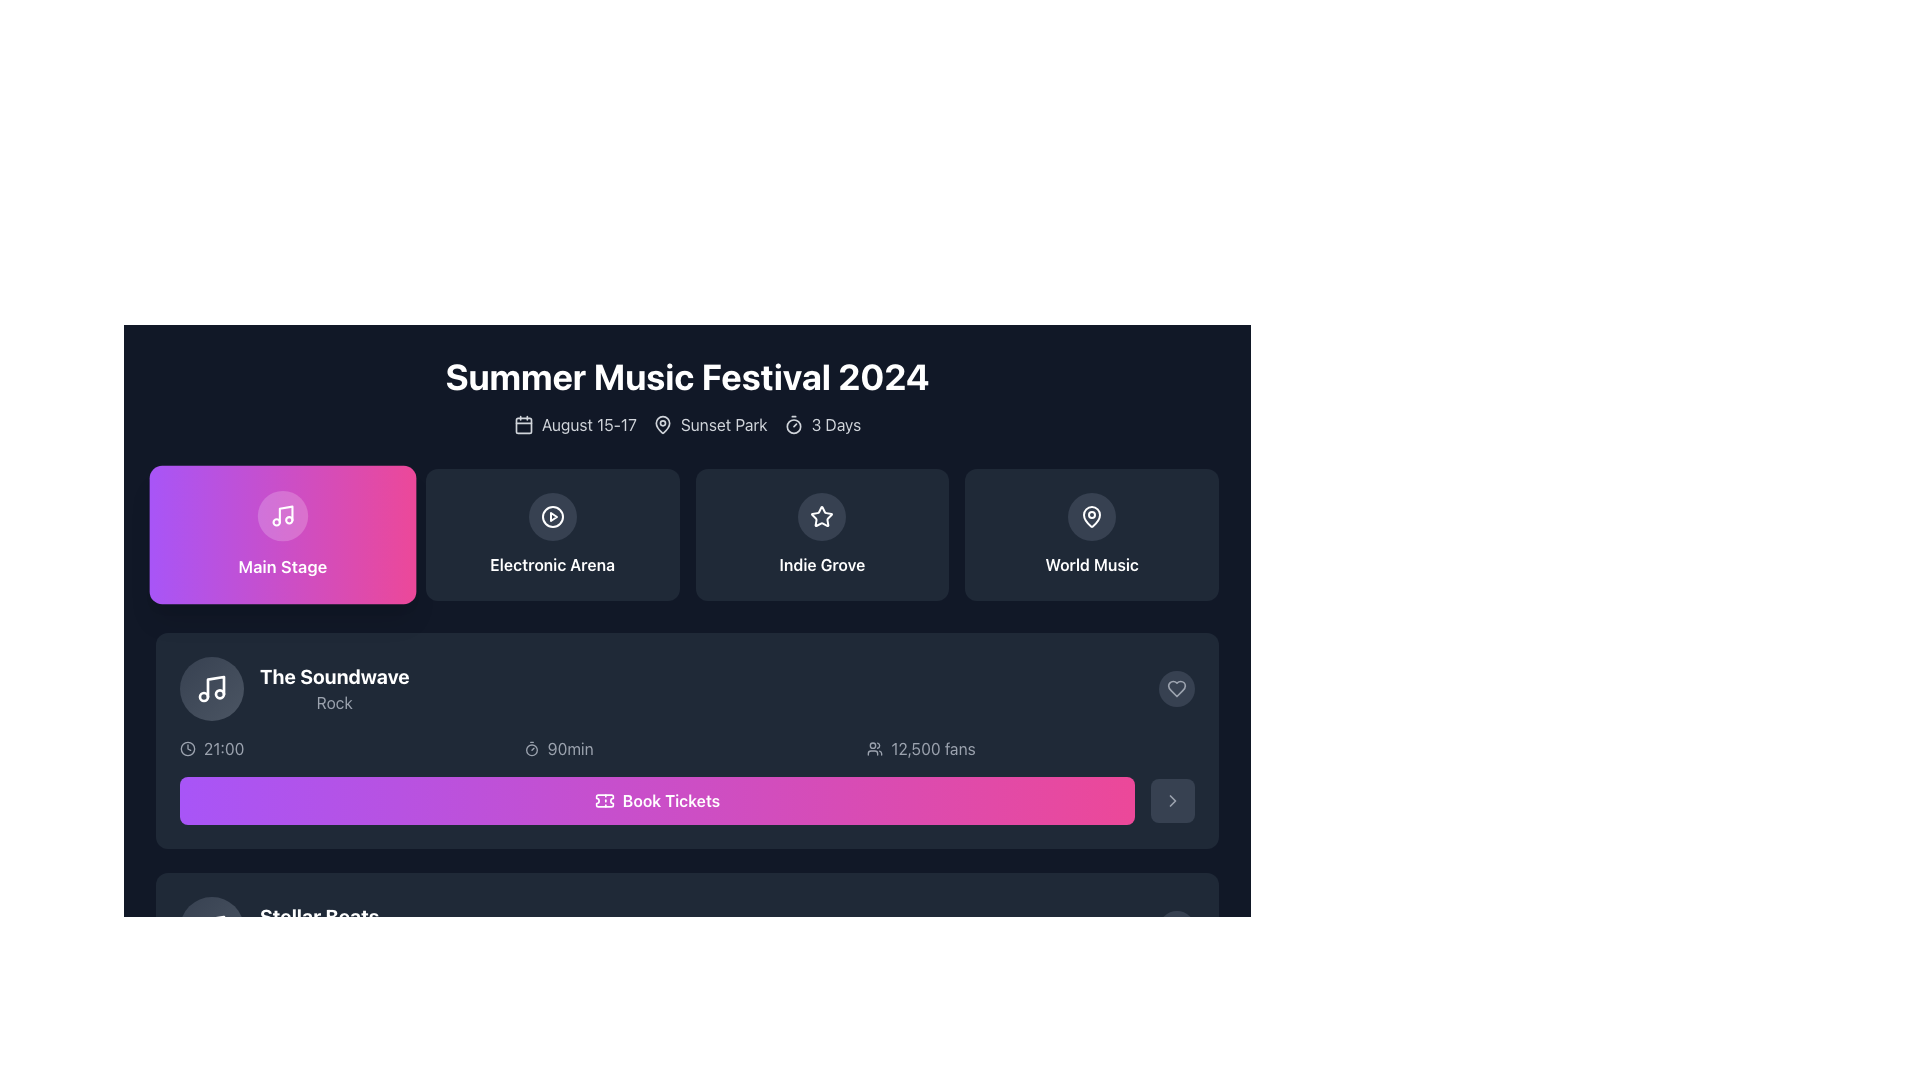 This screenshot has height=1080, width=1920. Describe the element at coordinates (687, 397) in the screenshot. I see `event details from the header titled 'Summer Music Festival 2024', which is prominently styled in bold white text against a dark background and located at the top center of the layout` at that location.